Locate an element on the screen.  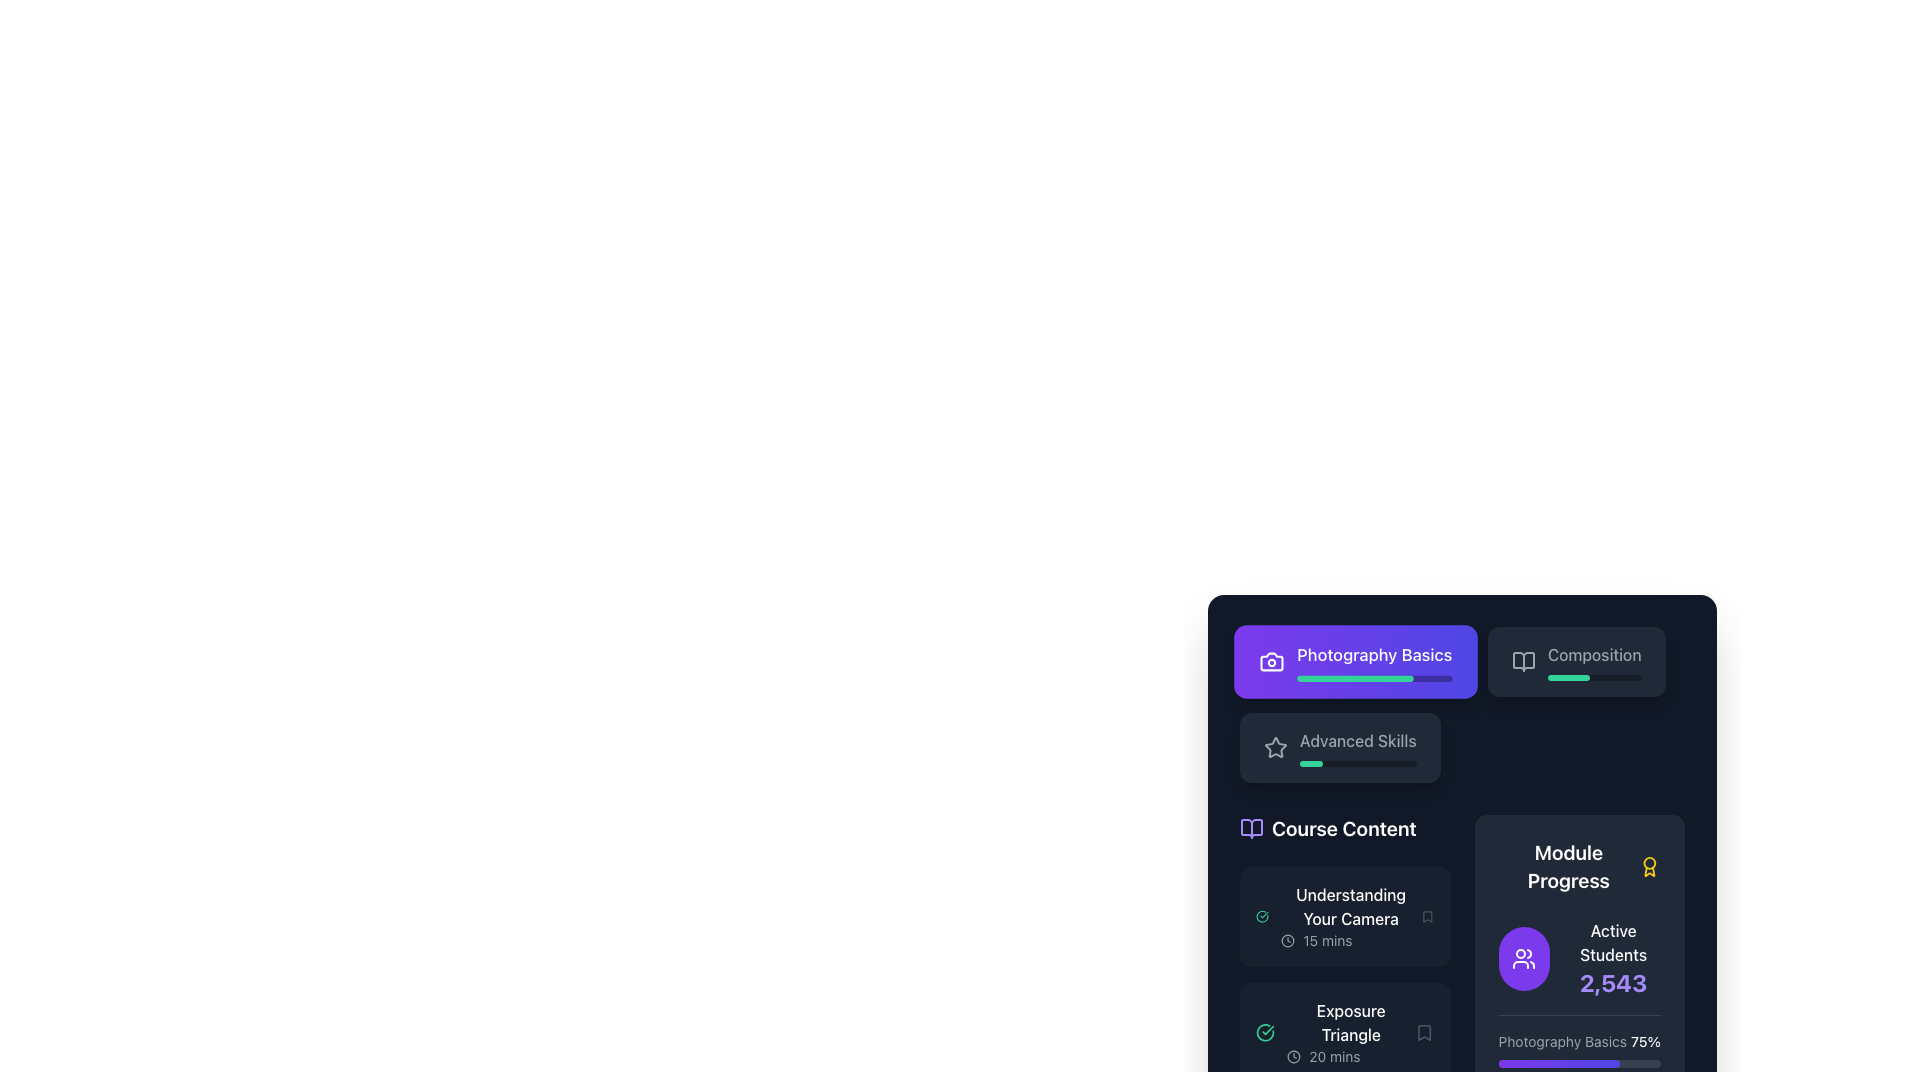
the Heading or Label that indicates the course content, located in the upper-middle section just beneath the 'Advanced Skills' section is located at coordinates (1345, 829).